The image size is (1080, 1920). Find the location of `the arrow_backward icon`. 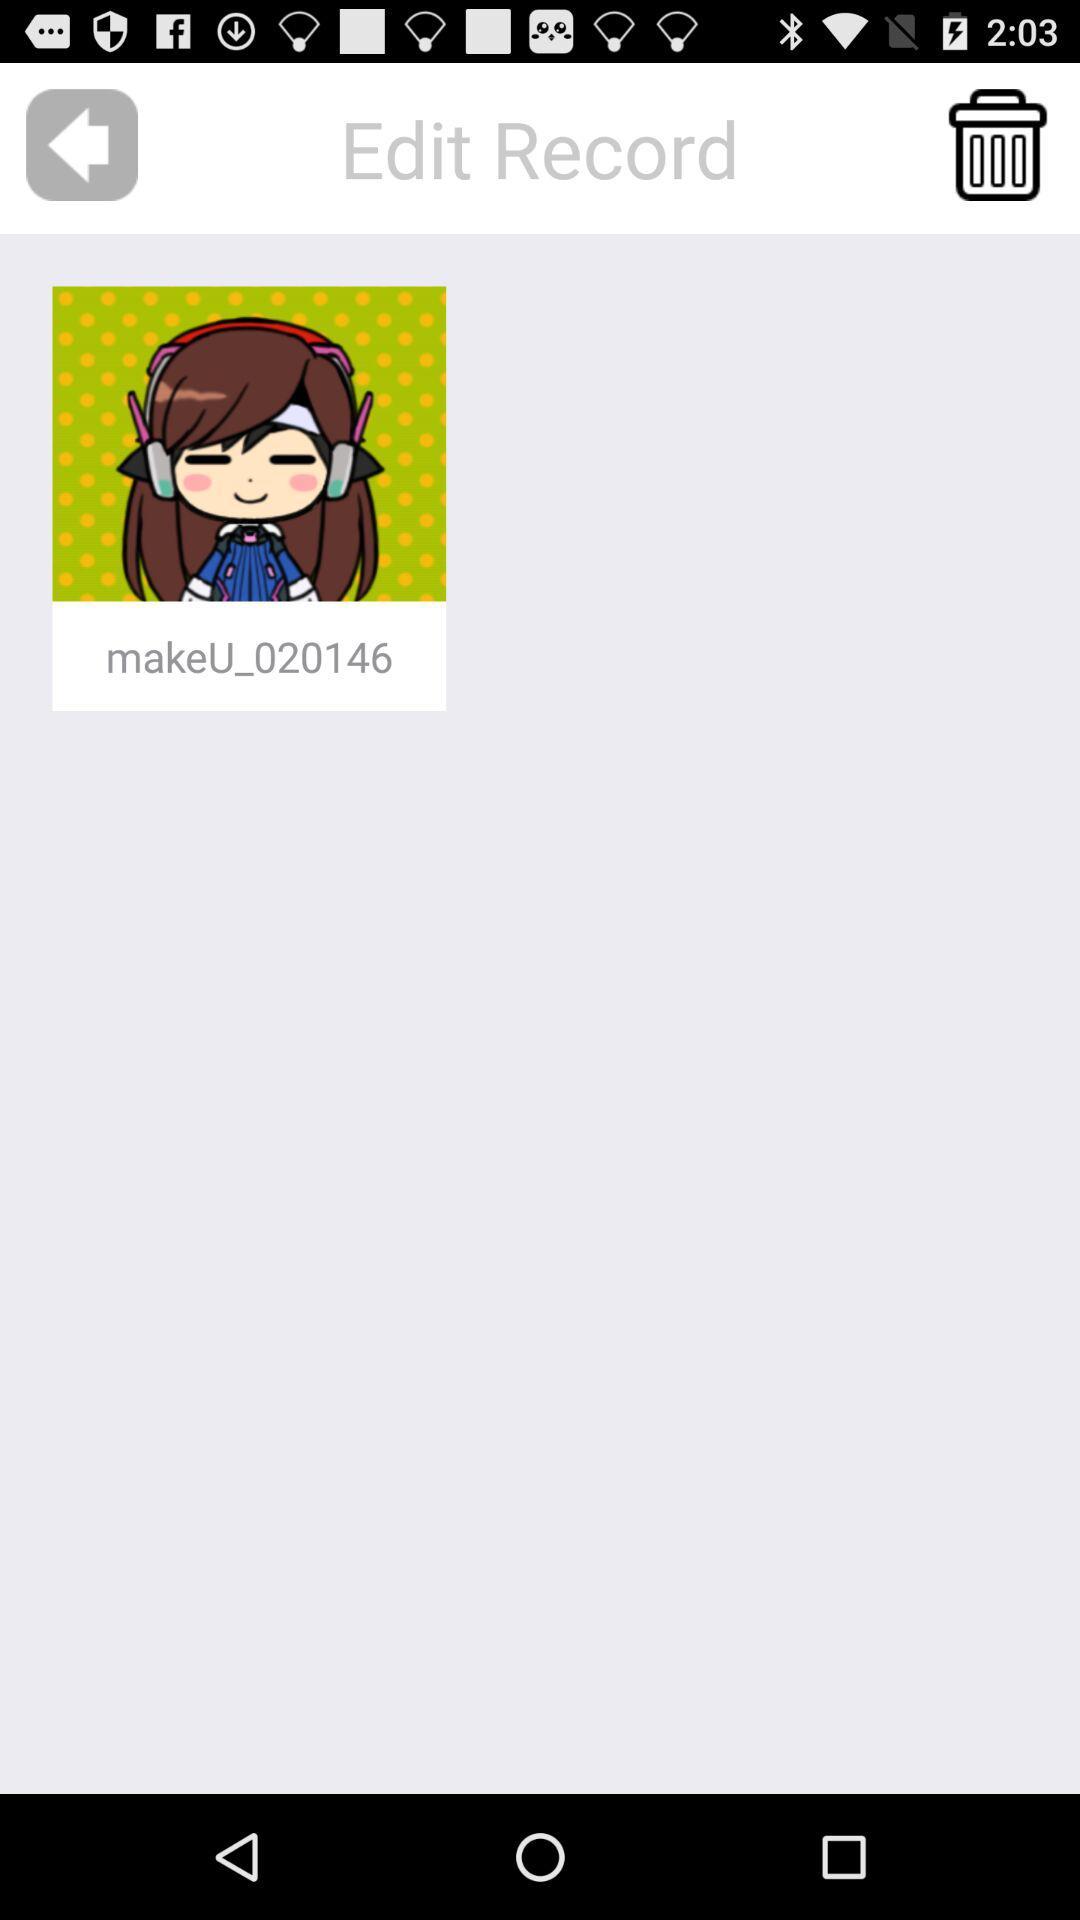

the arrow_backward icon is located at coordinates (81, 154).